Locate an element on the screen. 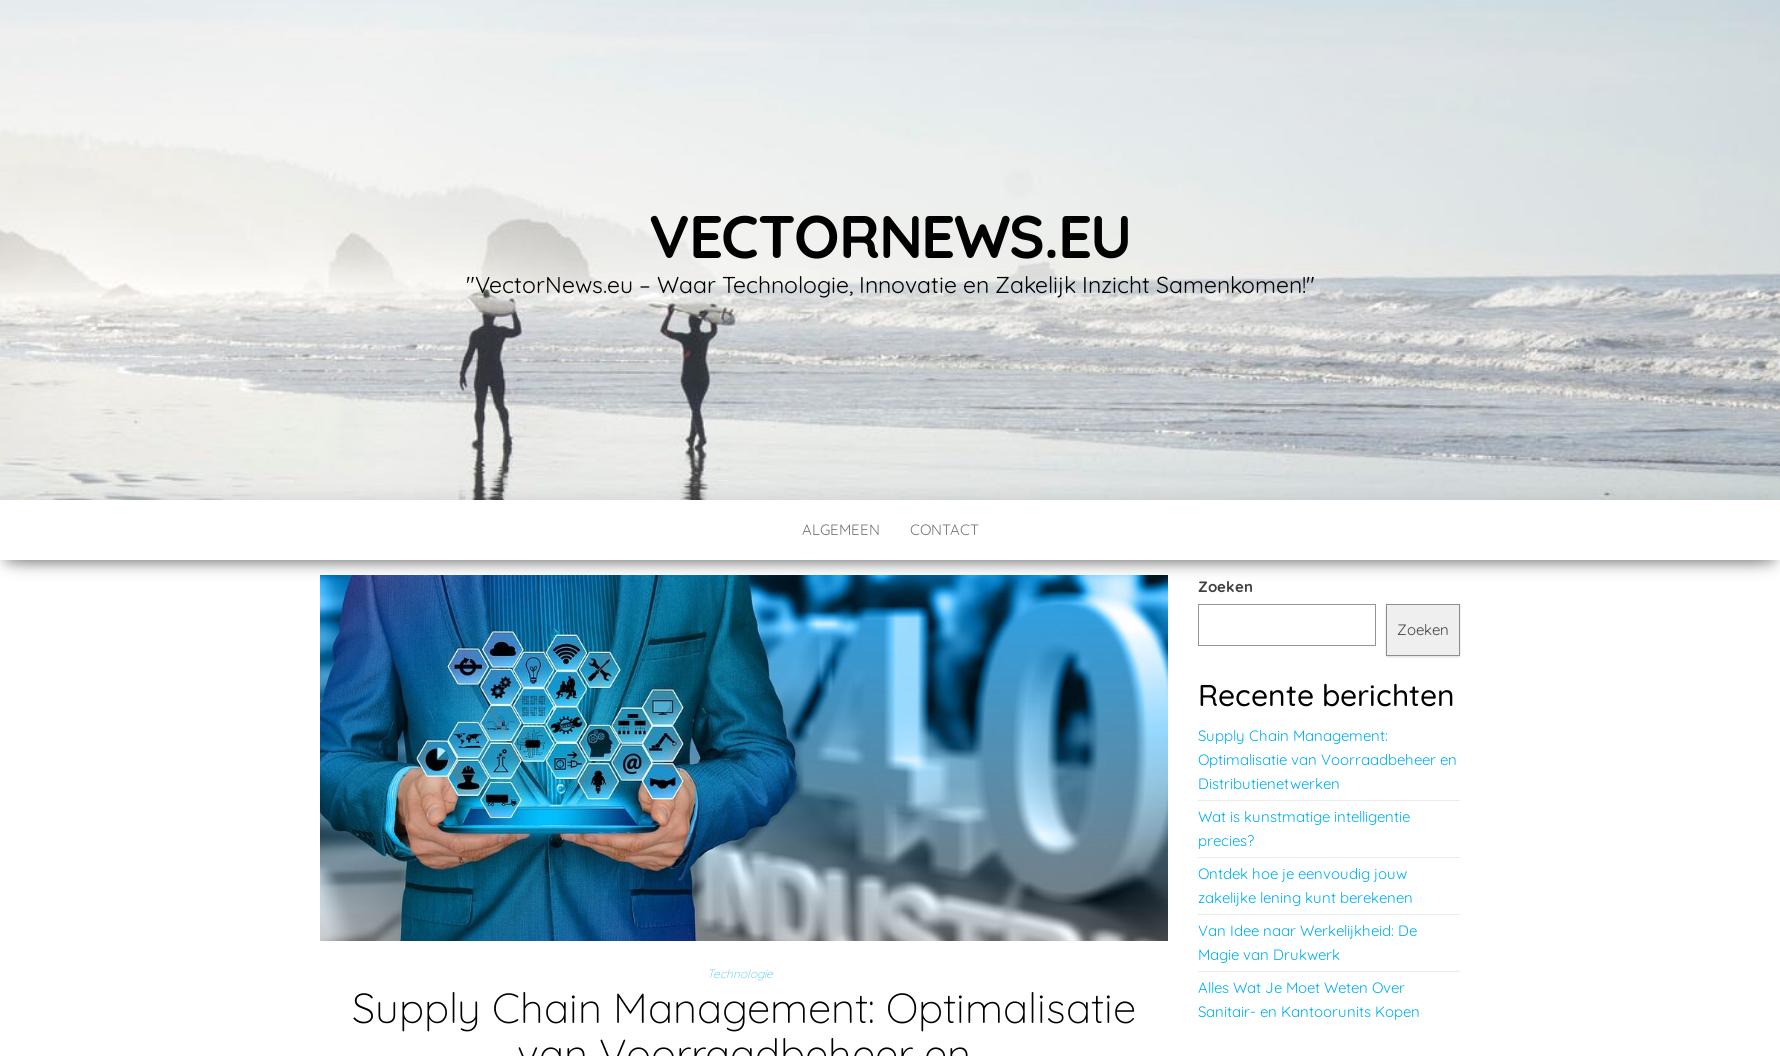 This screenshot has height=1056, width=1780. 'contact' is located at coordinates (943, 529).